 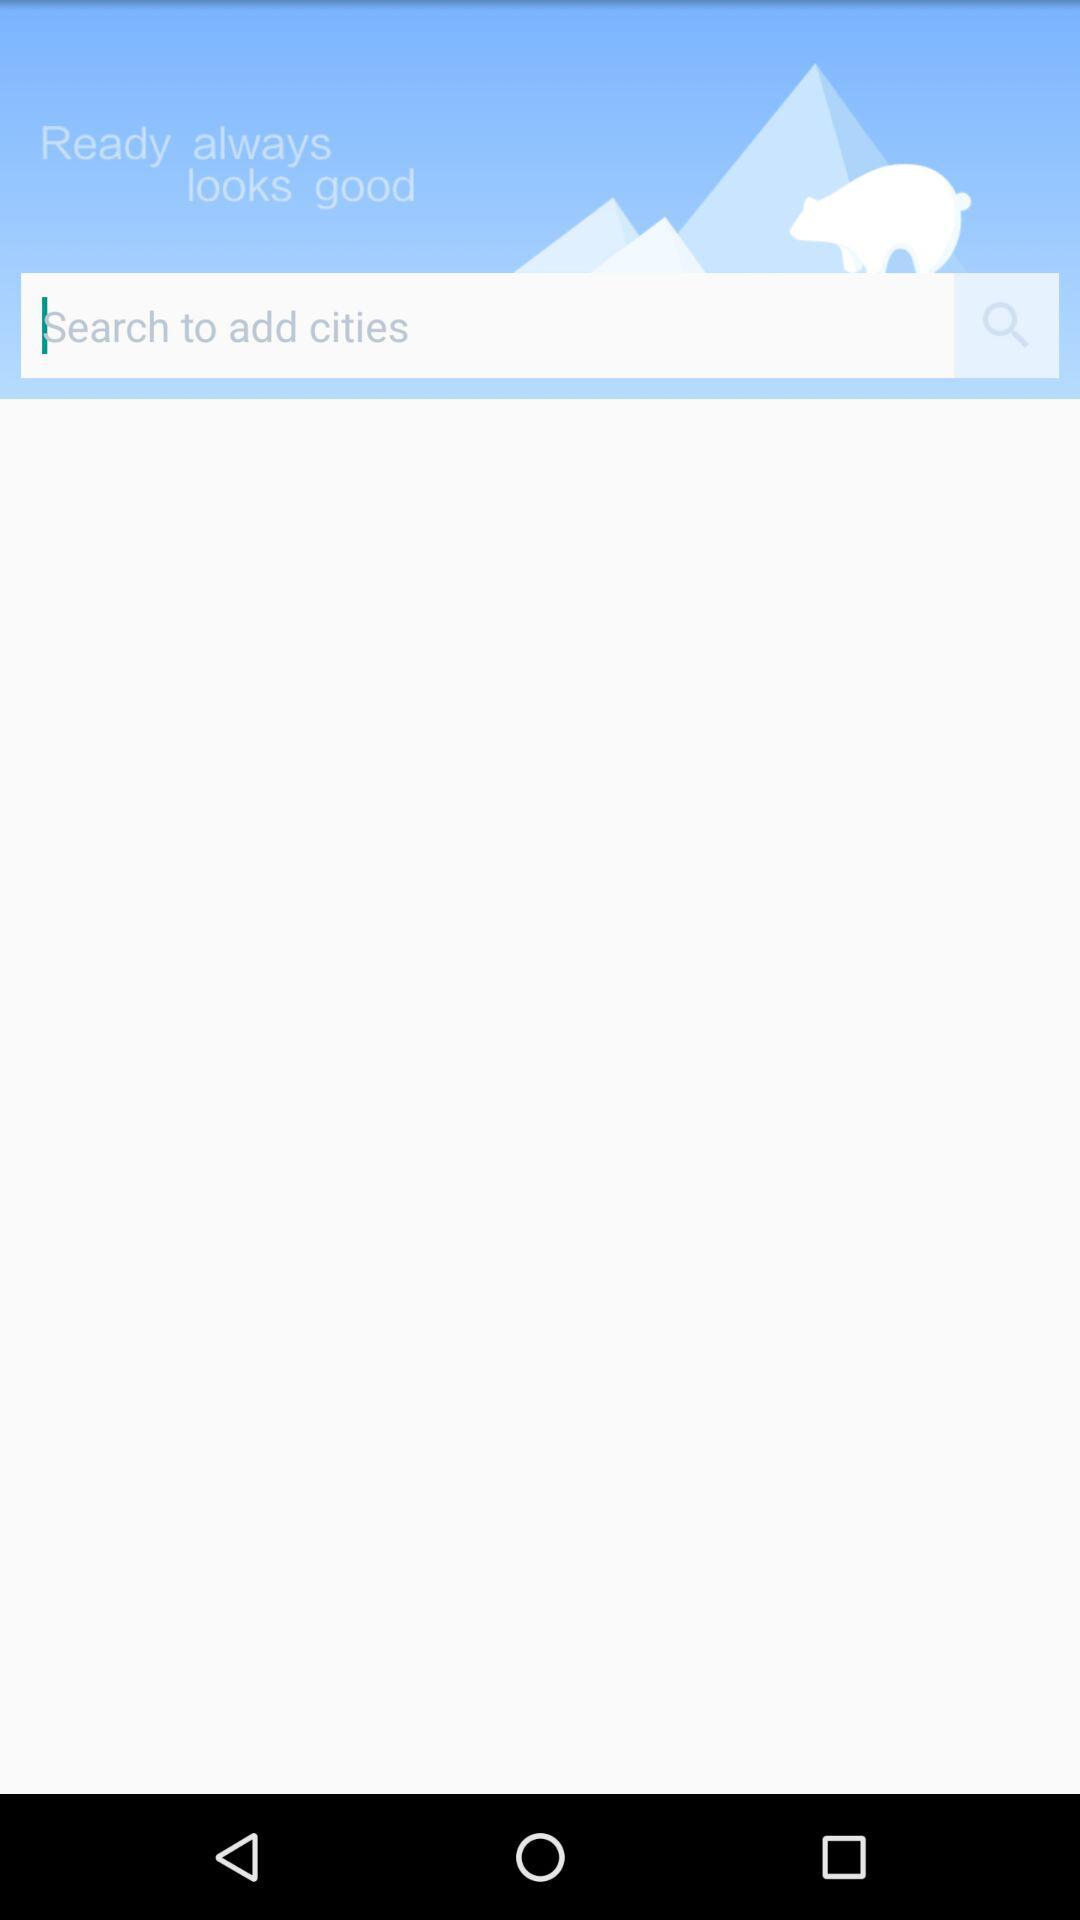 I want to click on input city search text, so click(x=487, y=325).